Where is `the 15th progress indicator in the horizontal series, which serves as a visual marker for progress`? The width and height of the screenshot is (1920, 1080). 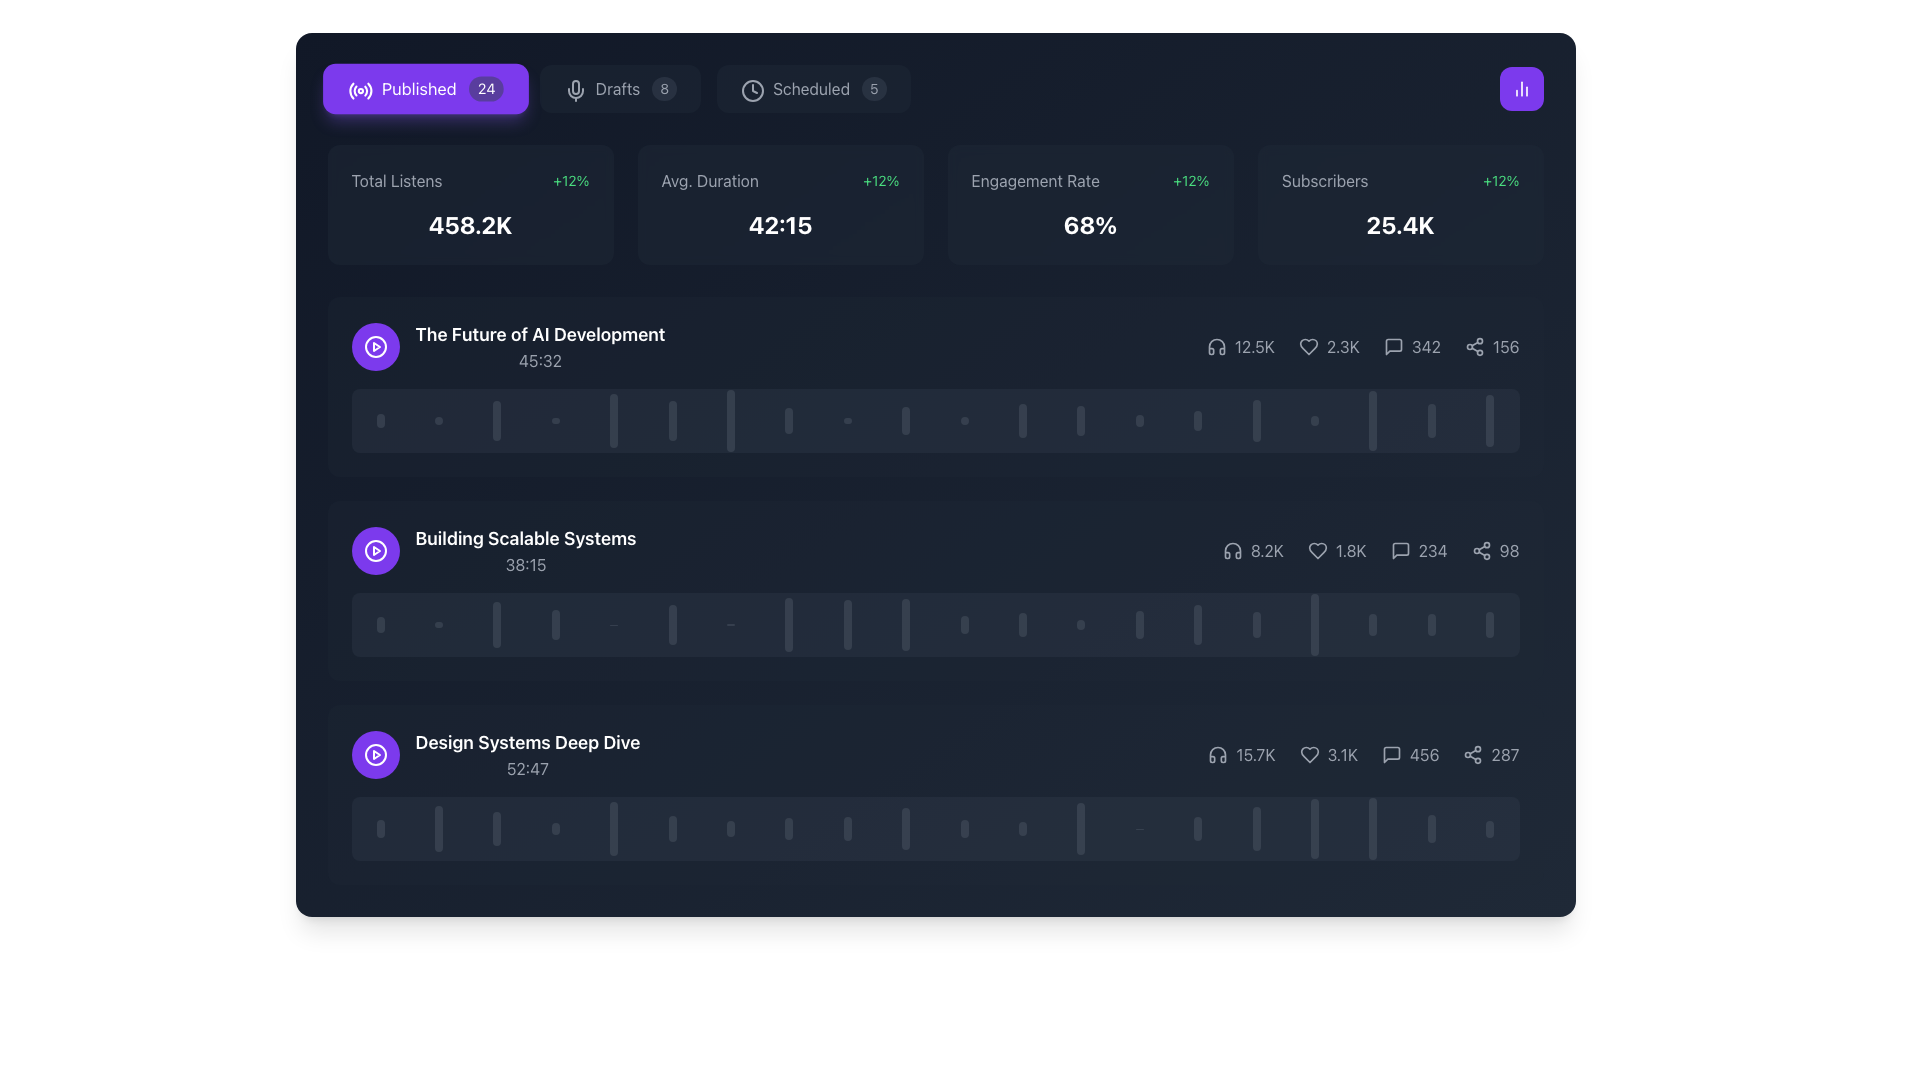 the 15th progress indicator in the horizontal series, which serves as a visual marker for progress is located at coordinates (1198, 623).